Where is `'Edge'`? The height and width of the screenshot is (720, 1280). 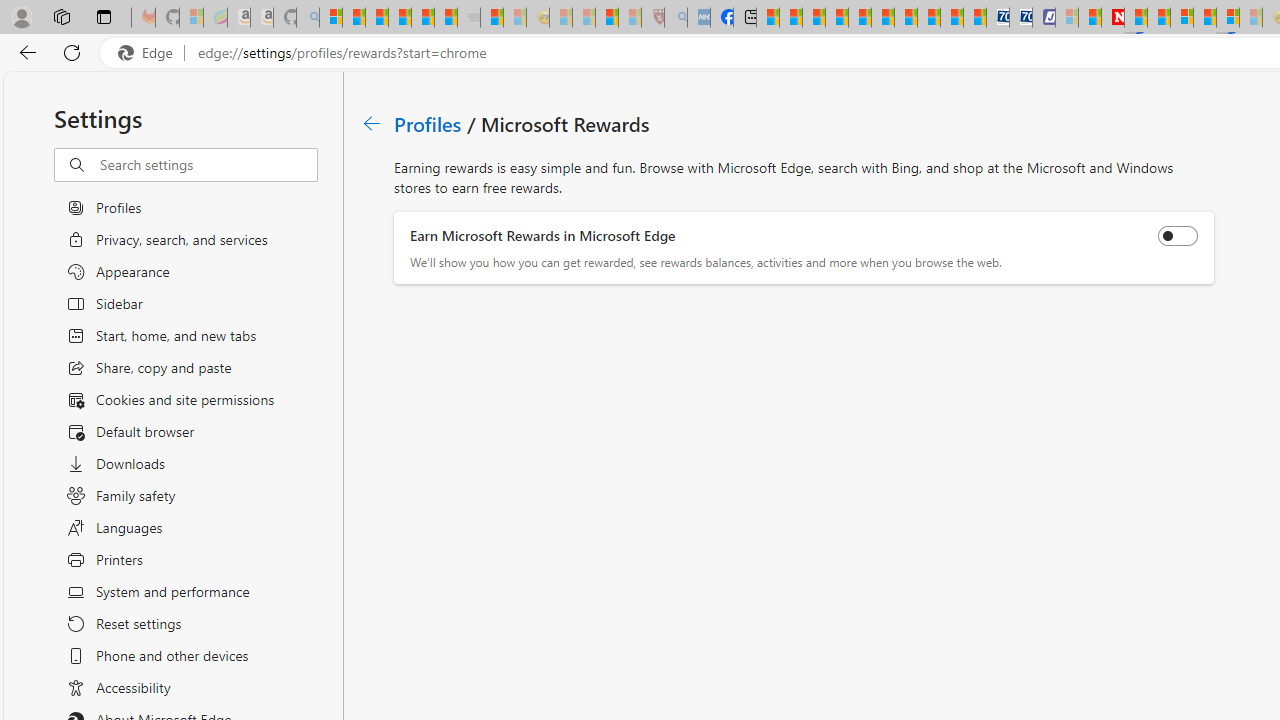
'Edge' is located at coordinates (149, 52).